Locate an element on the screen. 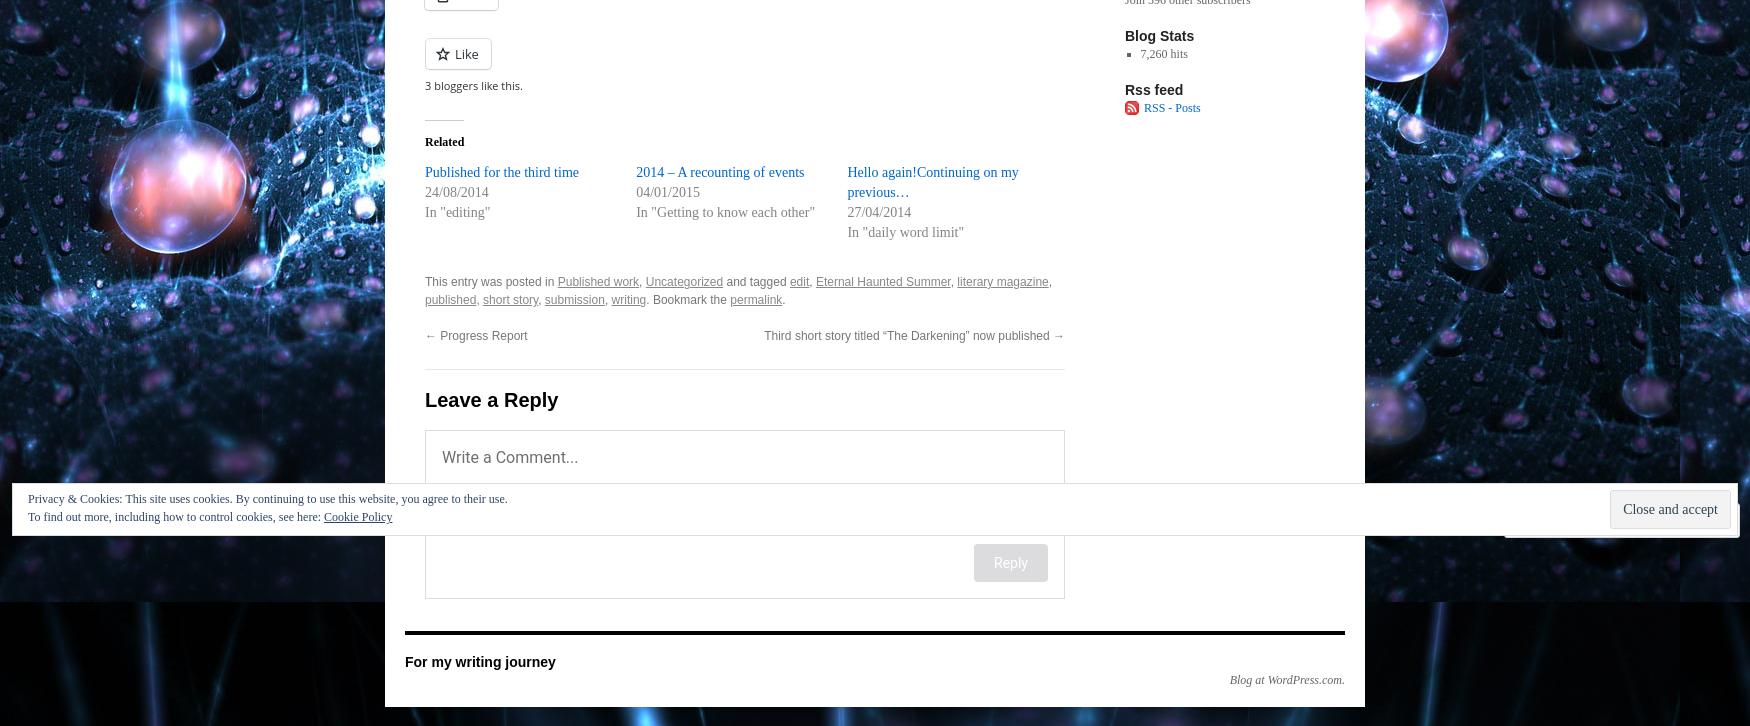 This screenshot has height=726, width=1750. 'Blog Stats' is located at coordinates (1158, 34).